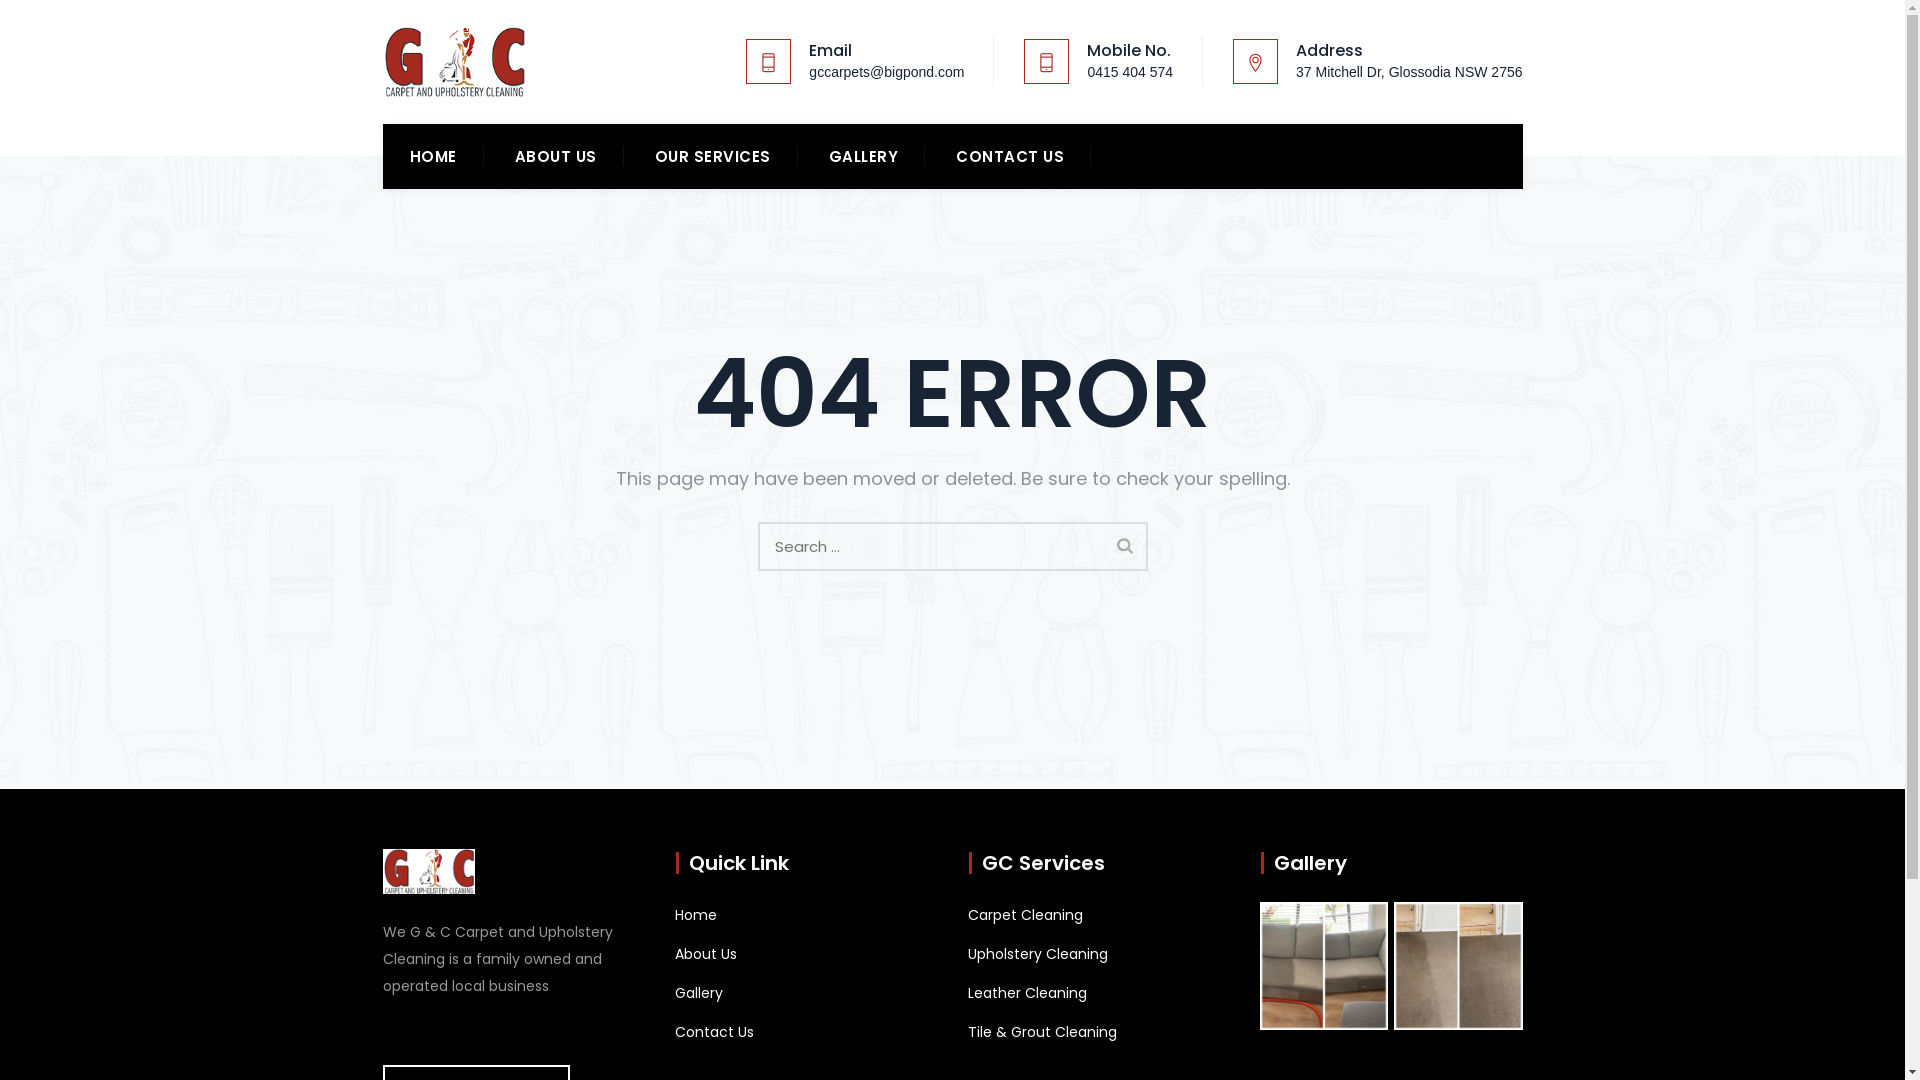 This screenshot has height=1080, width=1920. What do you see at coordinates (675, 953) in the screenshot?
I see `'About Us'` at bounding box center [675, 953].